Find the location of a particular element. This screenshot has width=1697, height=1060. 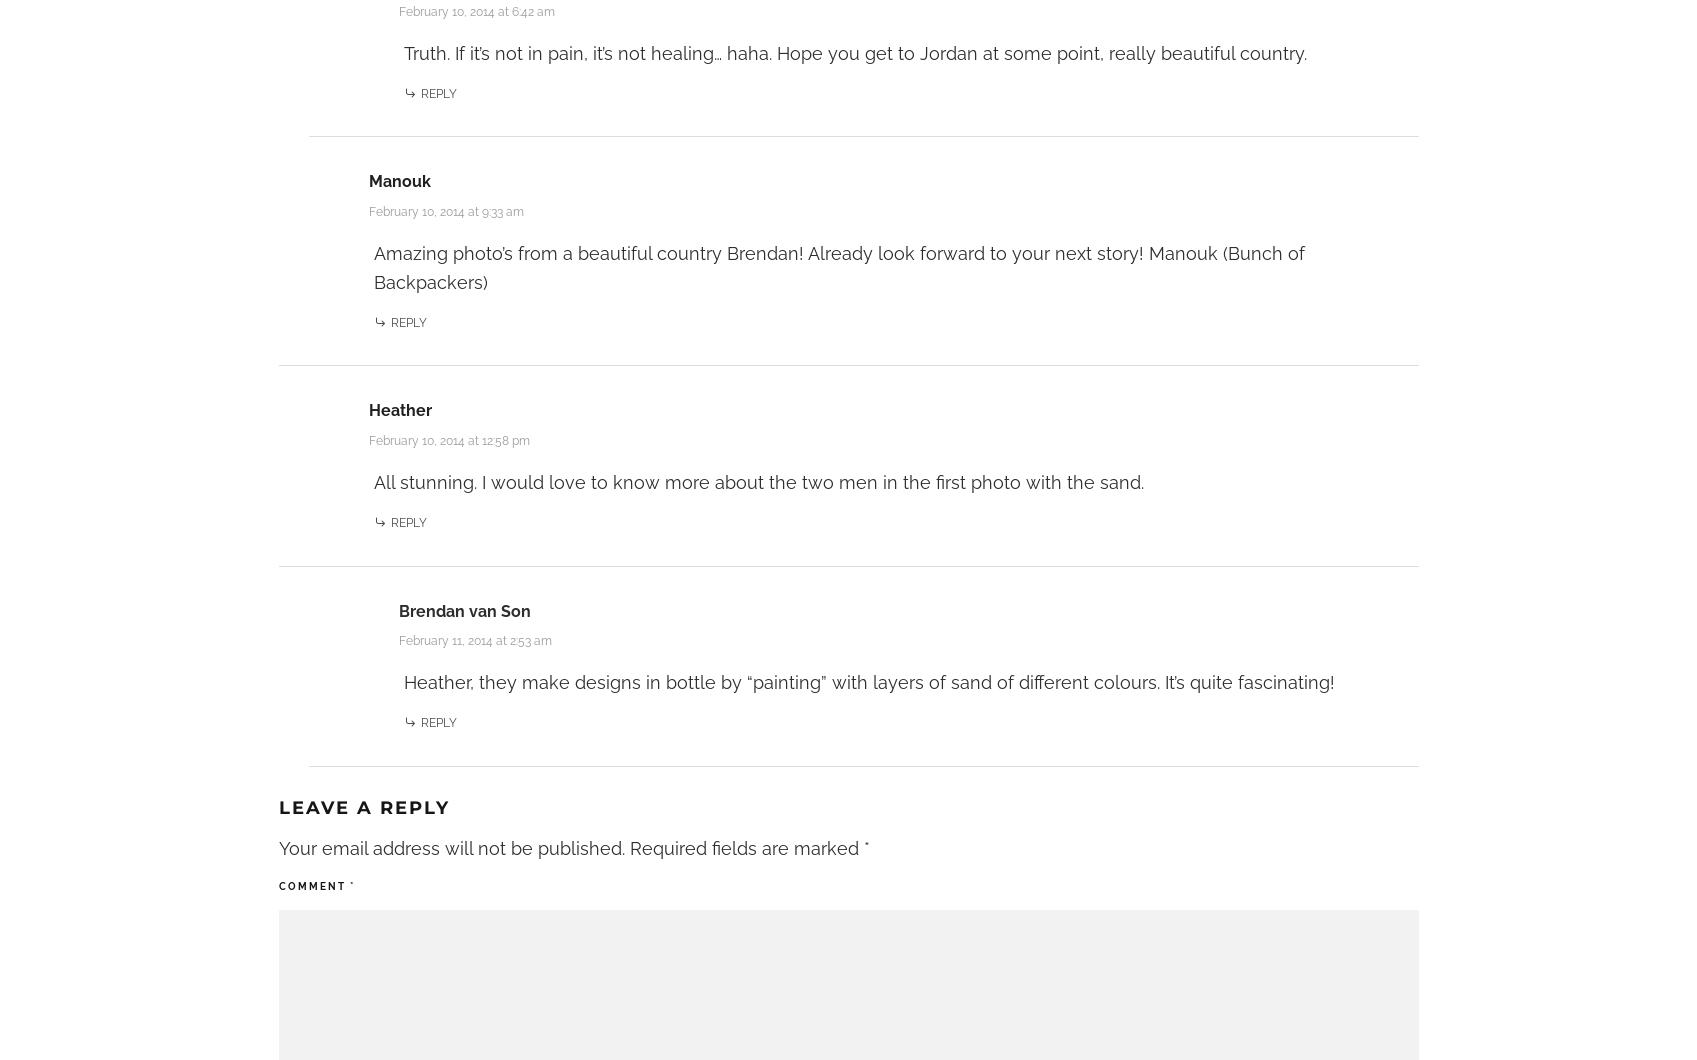

'Required fields are marked' is located at coordinates (745, 848).